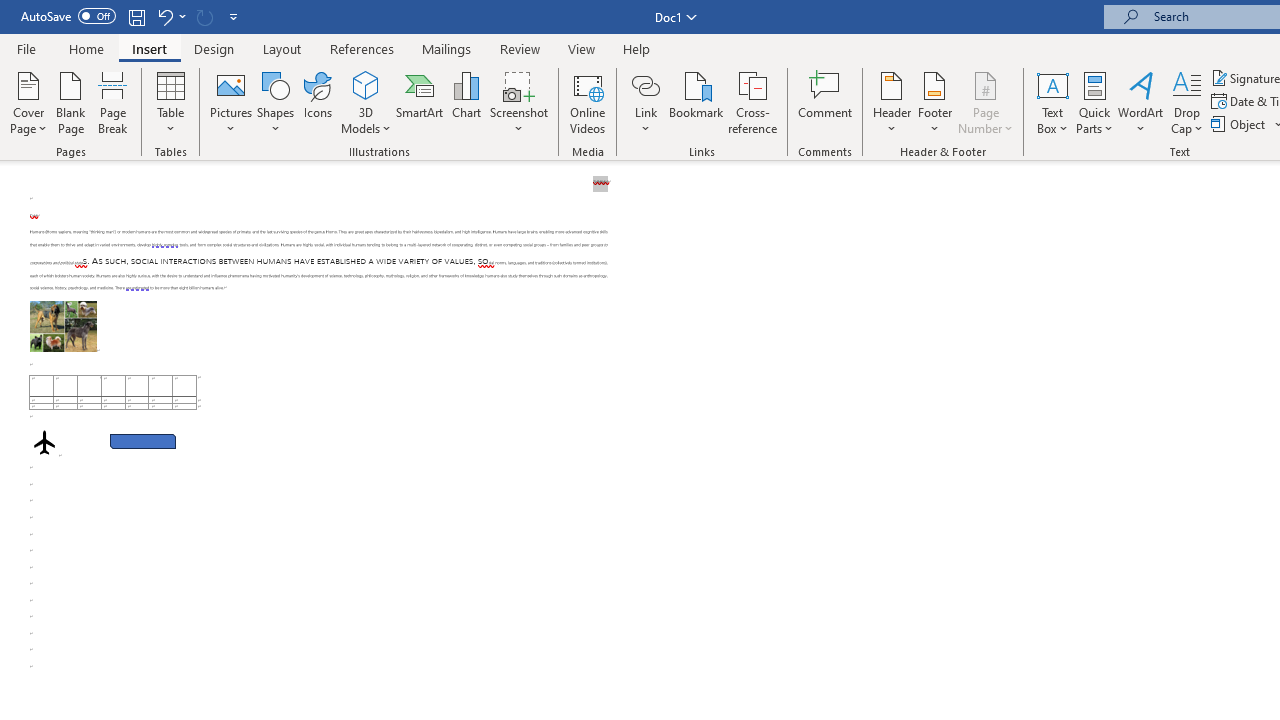  I want to click on 'Morphological variation in six dogs', so click(63, 325).